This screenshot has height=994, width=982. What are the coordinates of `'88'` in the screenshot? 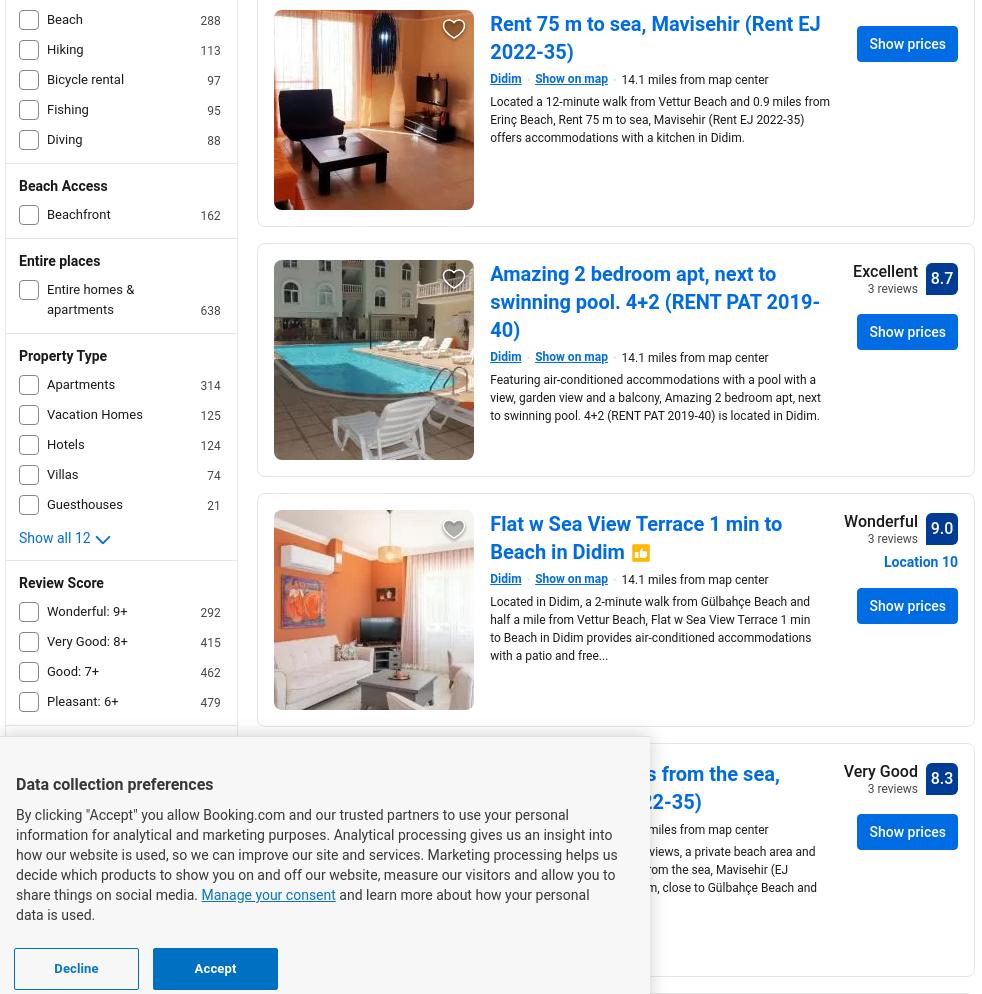 It's located at (212, 140).